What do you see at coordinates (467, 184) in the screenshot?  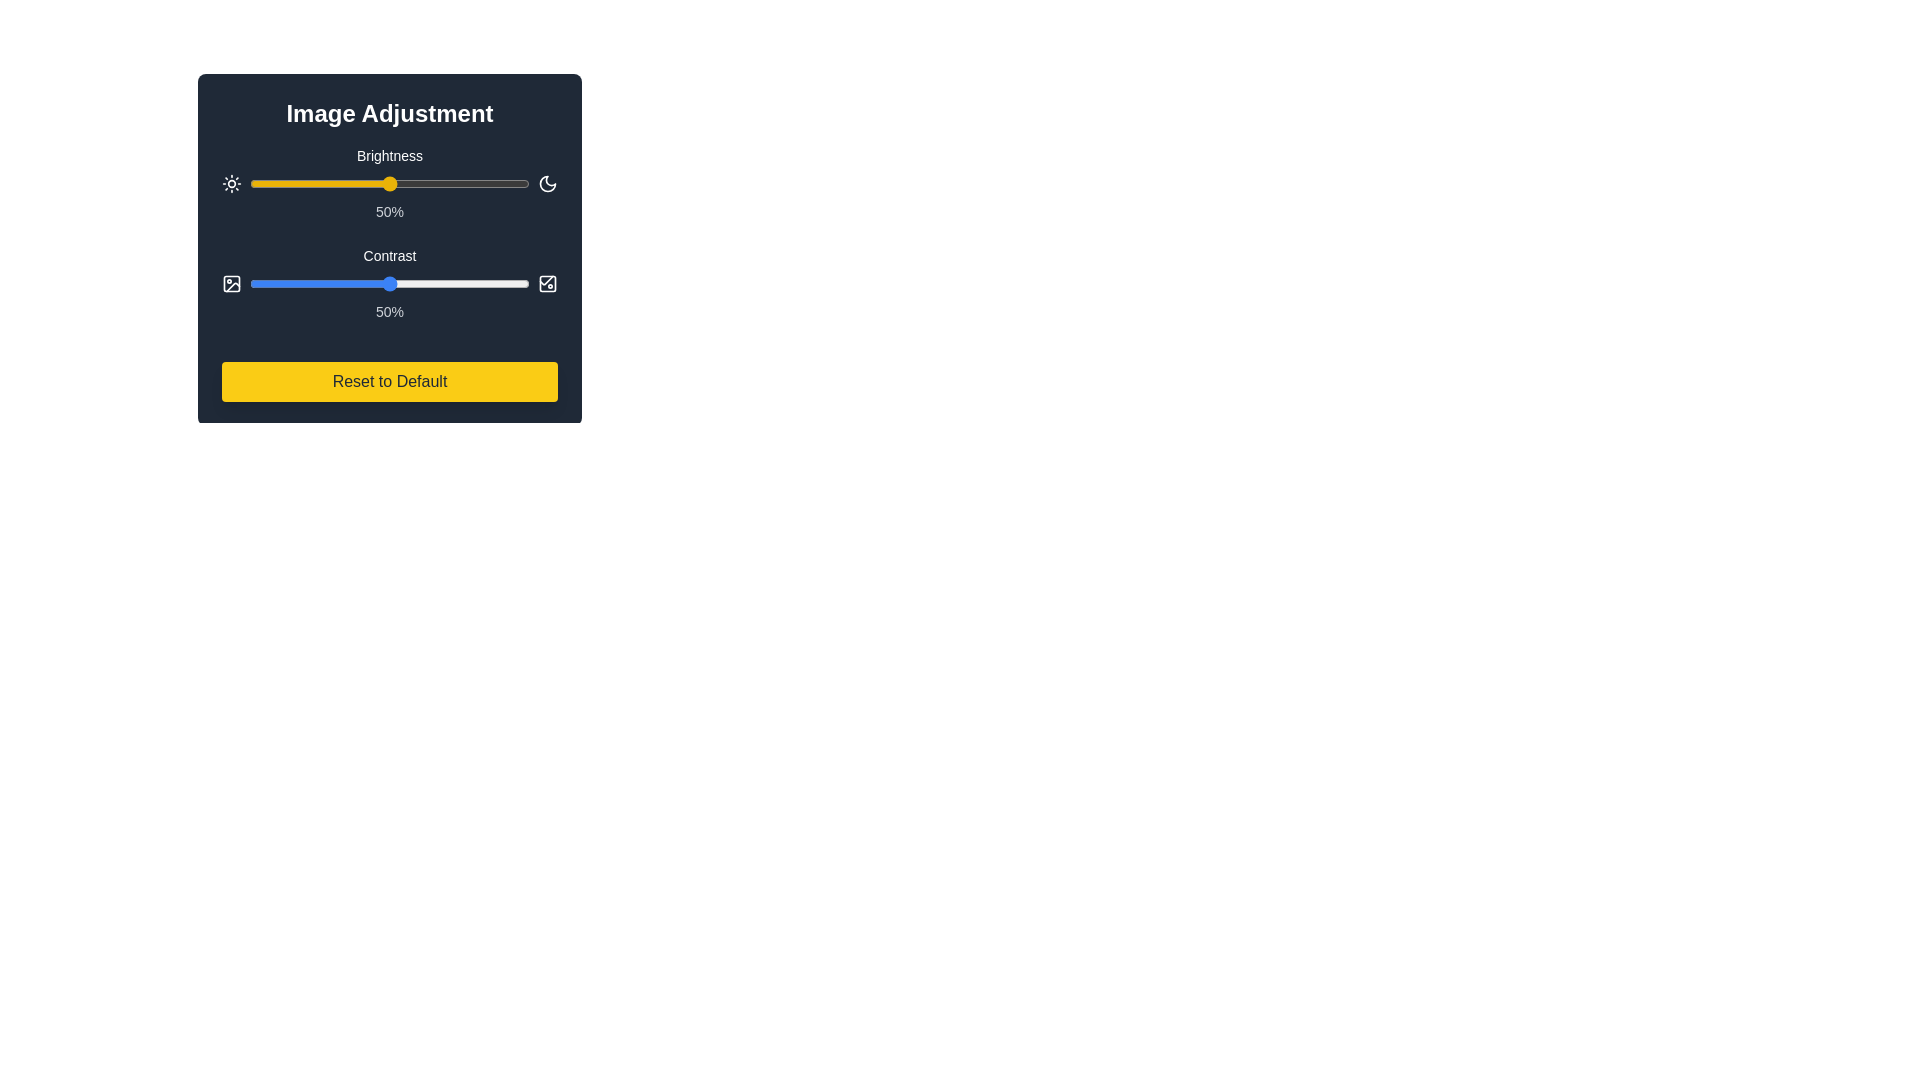 I see `brightness` at bounding box center [467, 184].